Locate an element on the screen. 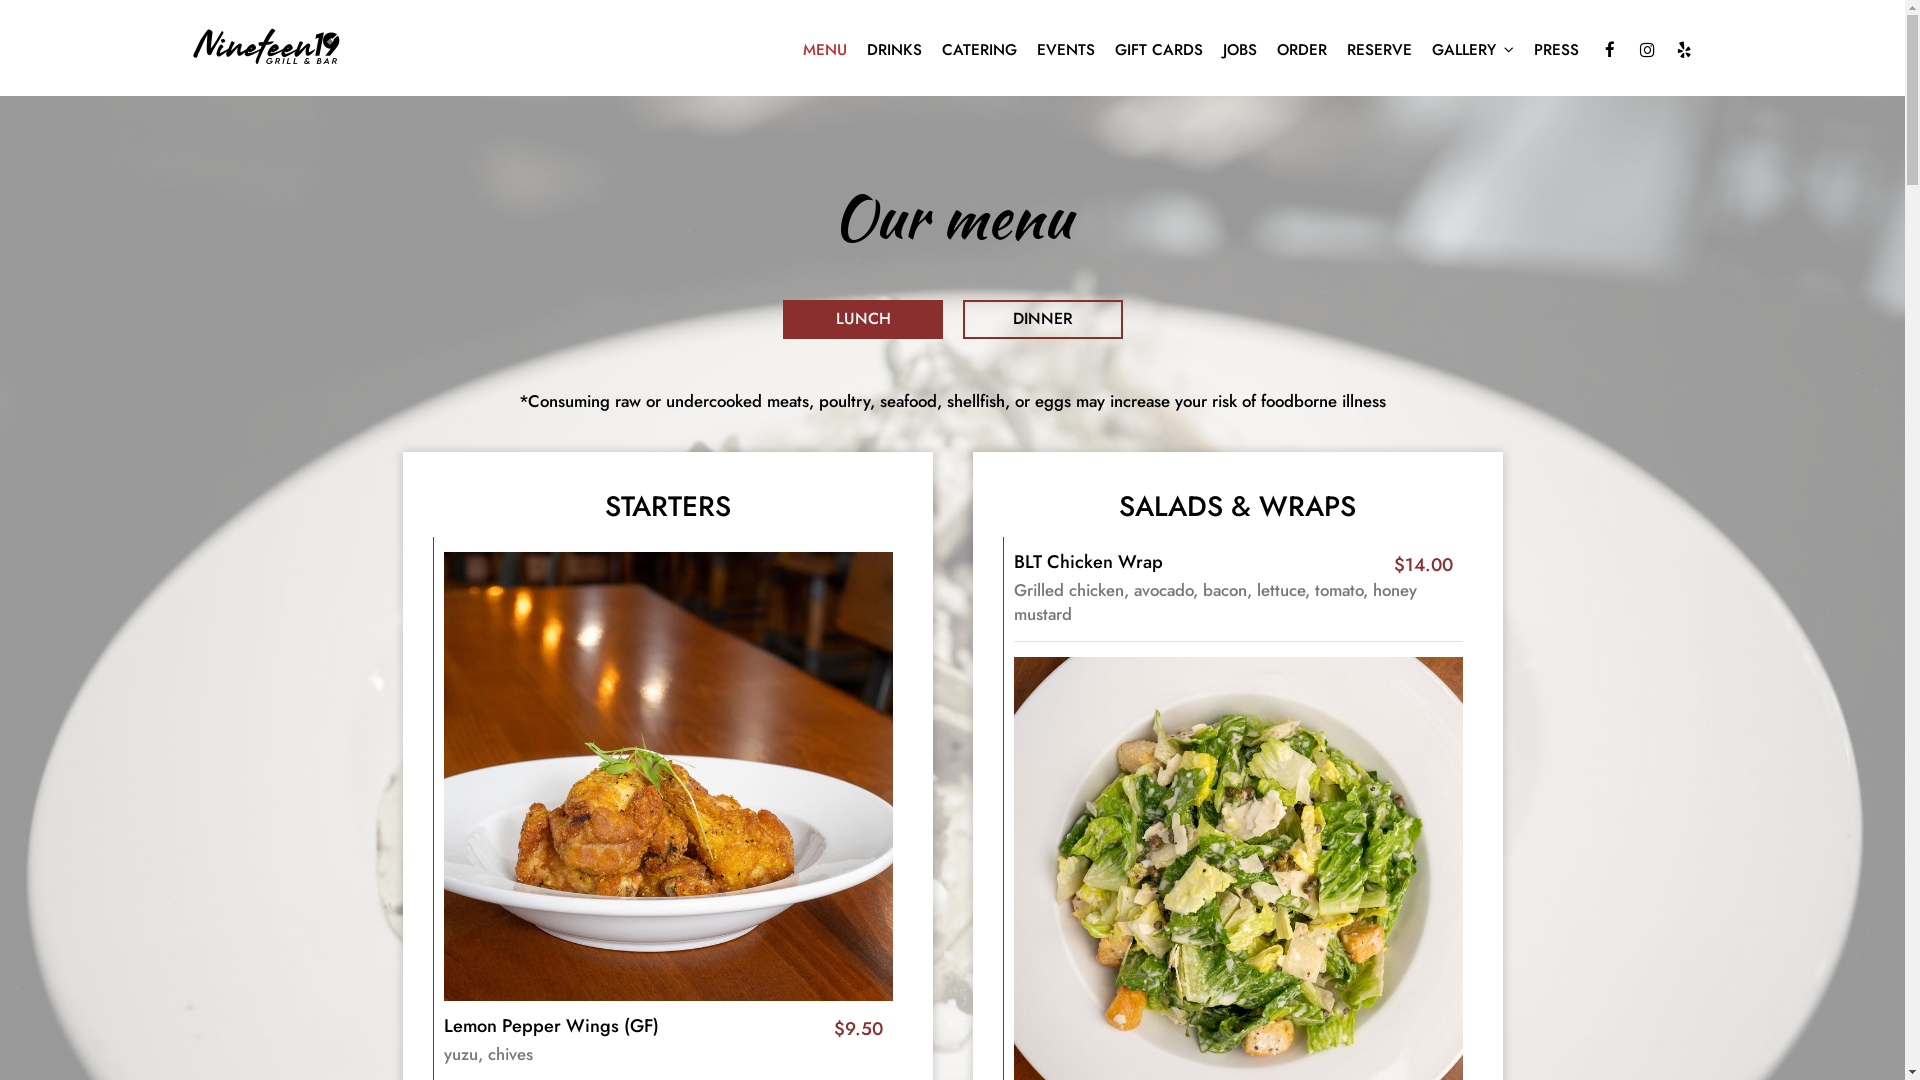  'DINNER' is located at coordinates (1040, 318).